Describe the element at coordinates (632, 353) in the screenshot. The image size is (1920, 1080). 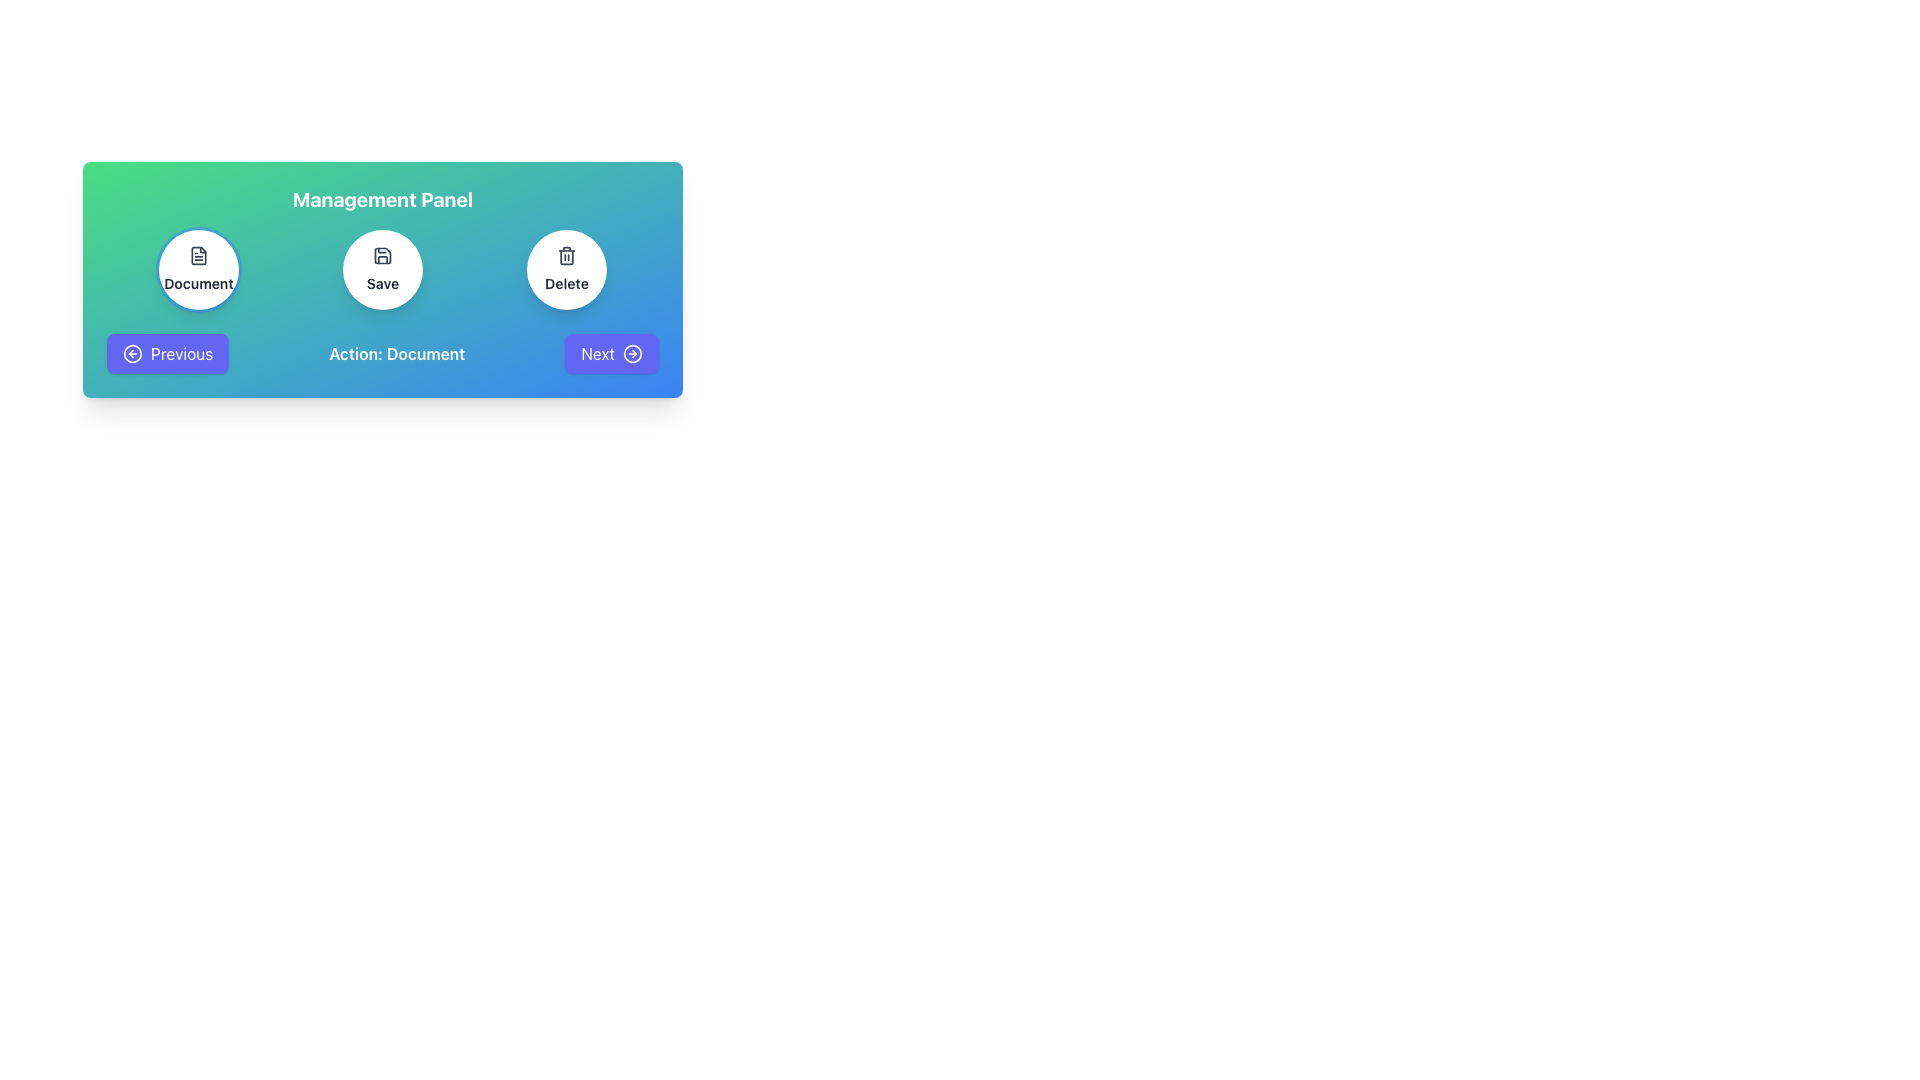
I see `the circular SVG element located within the 'Next' button at the bottom-right corner of the main panel` at that location.